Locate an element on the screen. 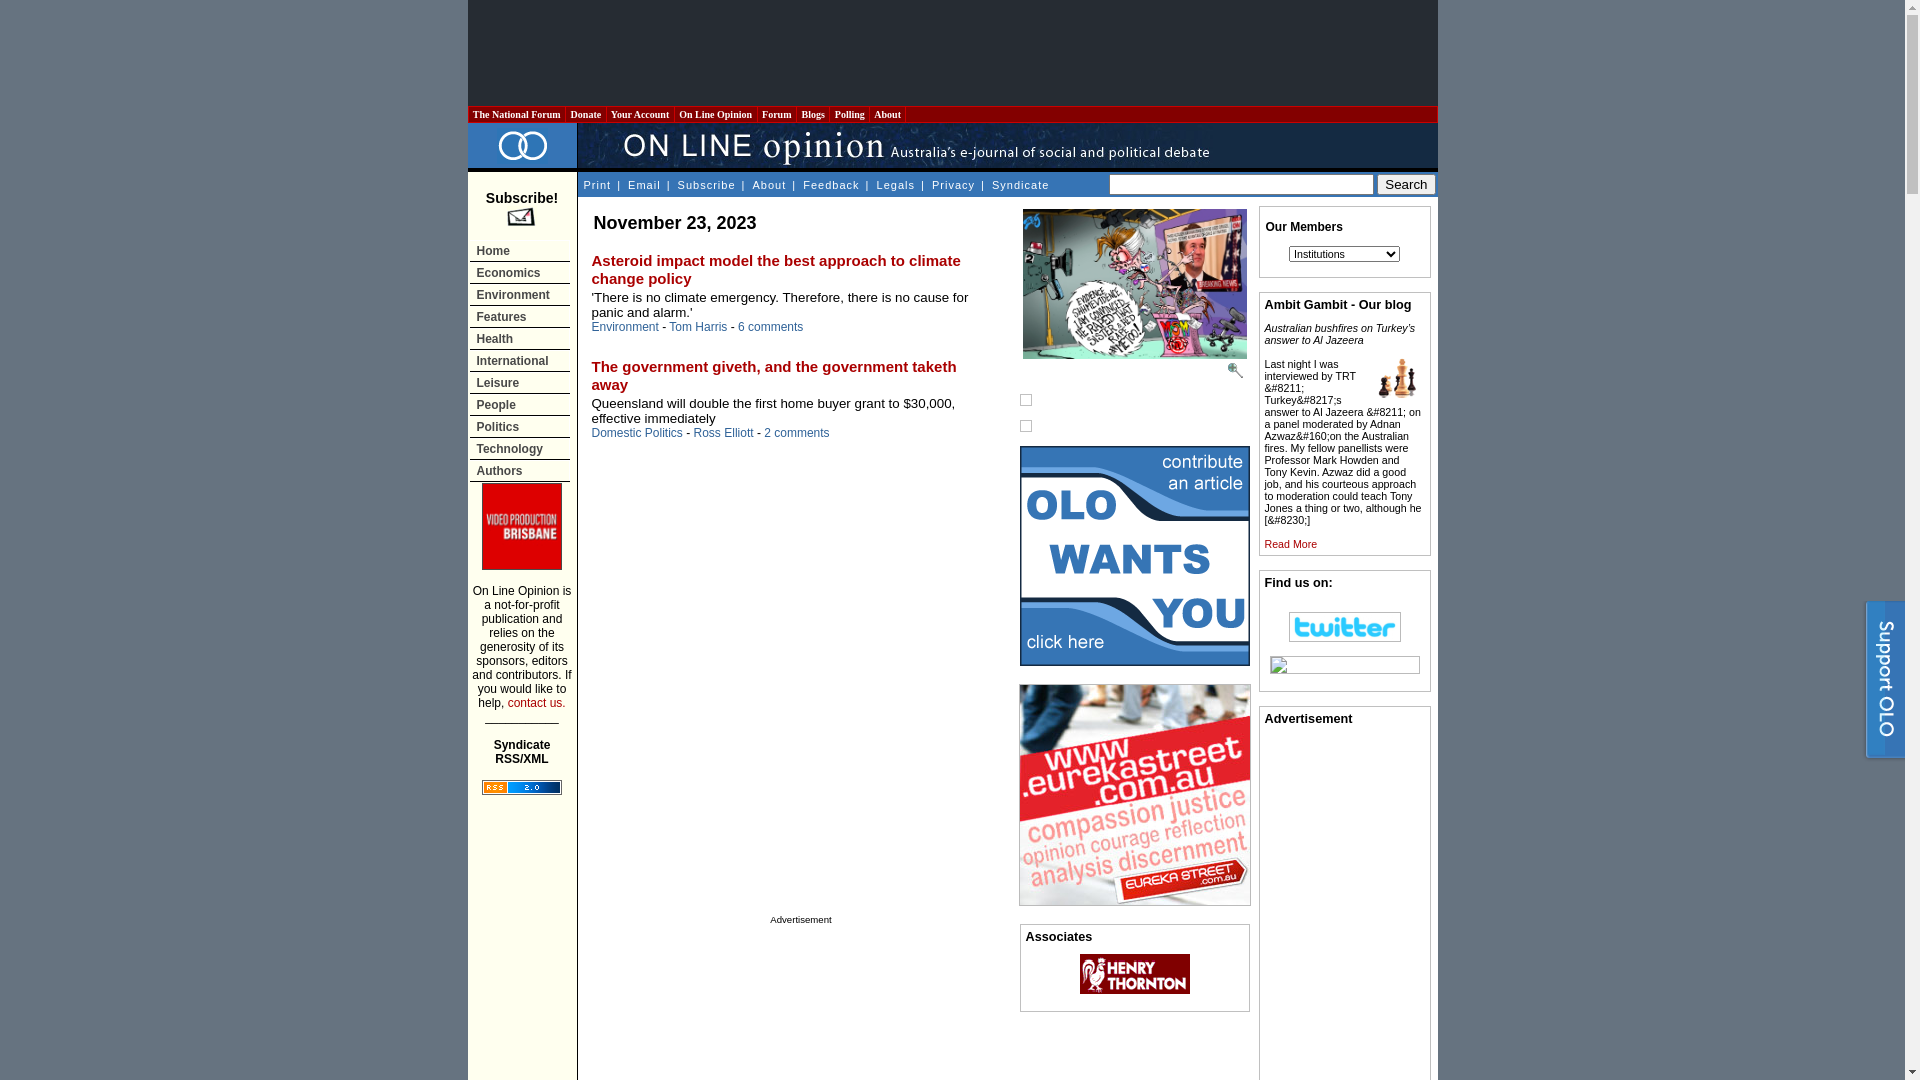 The width and height of the screenshot is (1920, 1080). ' About ' is located at coordinates (886, 114).